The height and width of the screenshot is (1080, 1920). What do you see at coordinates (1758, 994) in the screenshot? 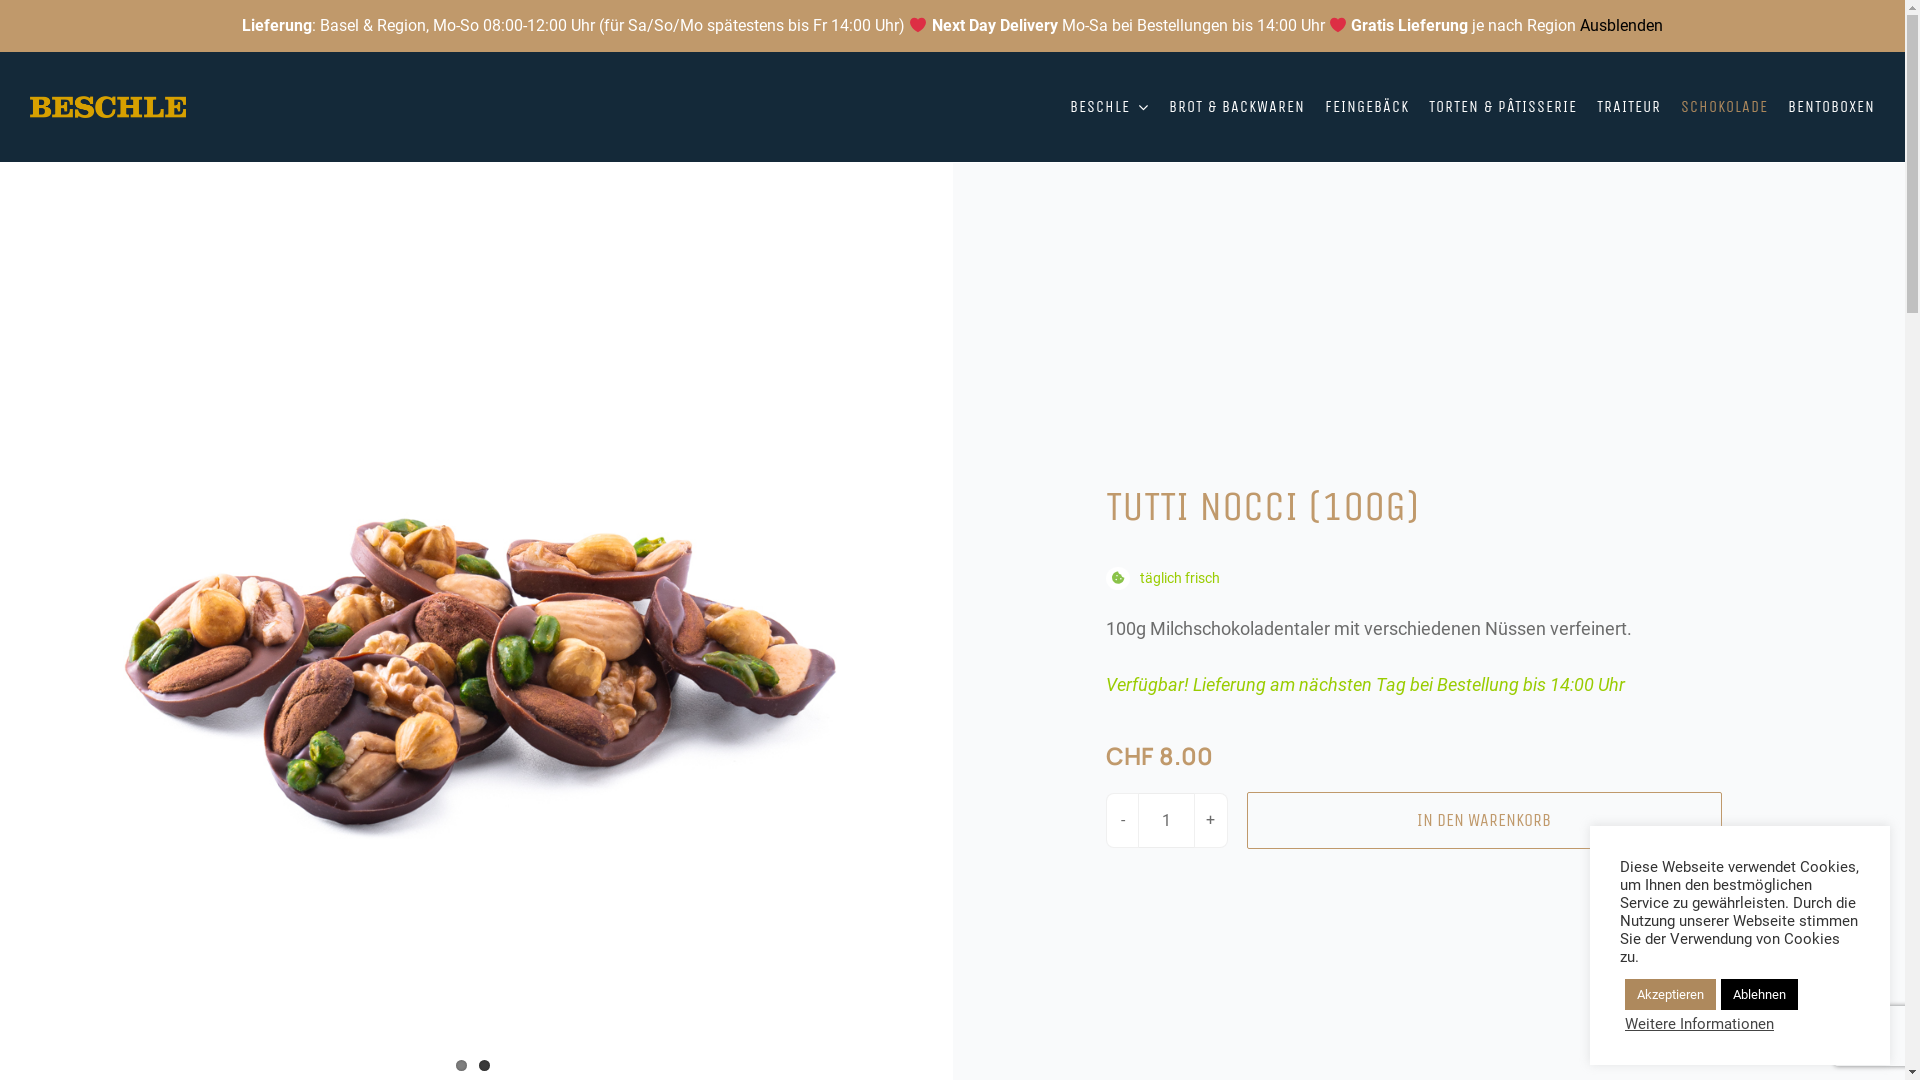
I see `'Ablehnen'` at bounding box center [1758, 994].